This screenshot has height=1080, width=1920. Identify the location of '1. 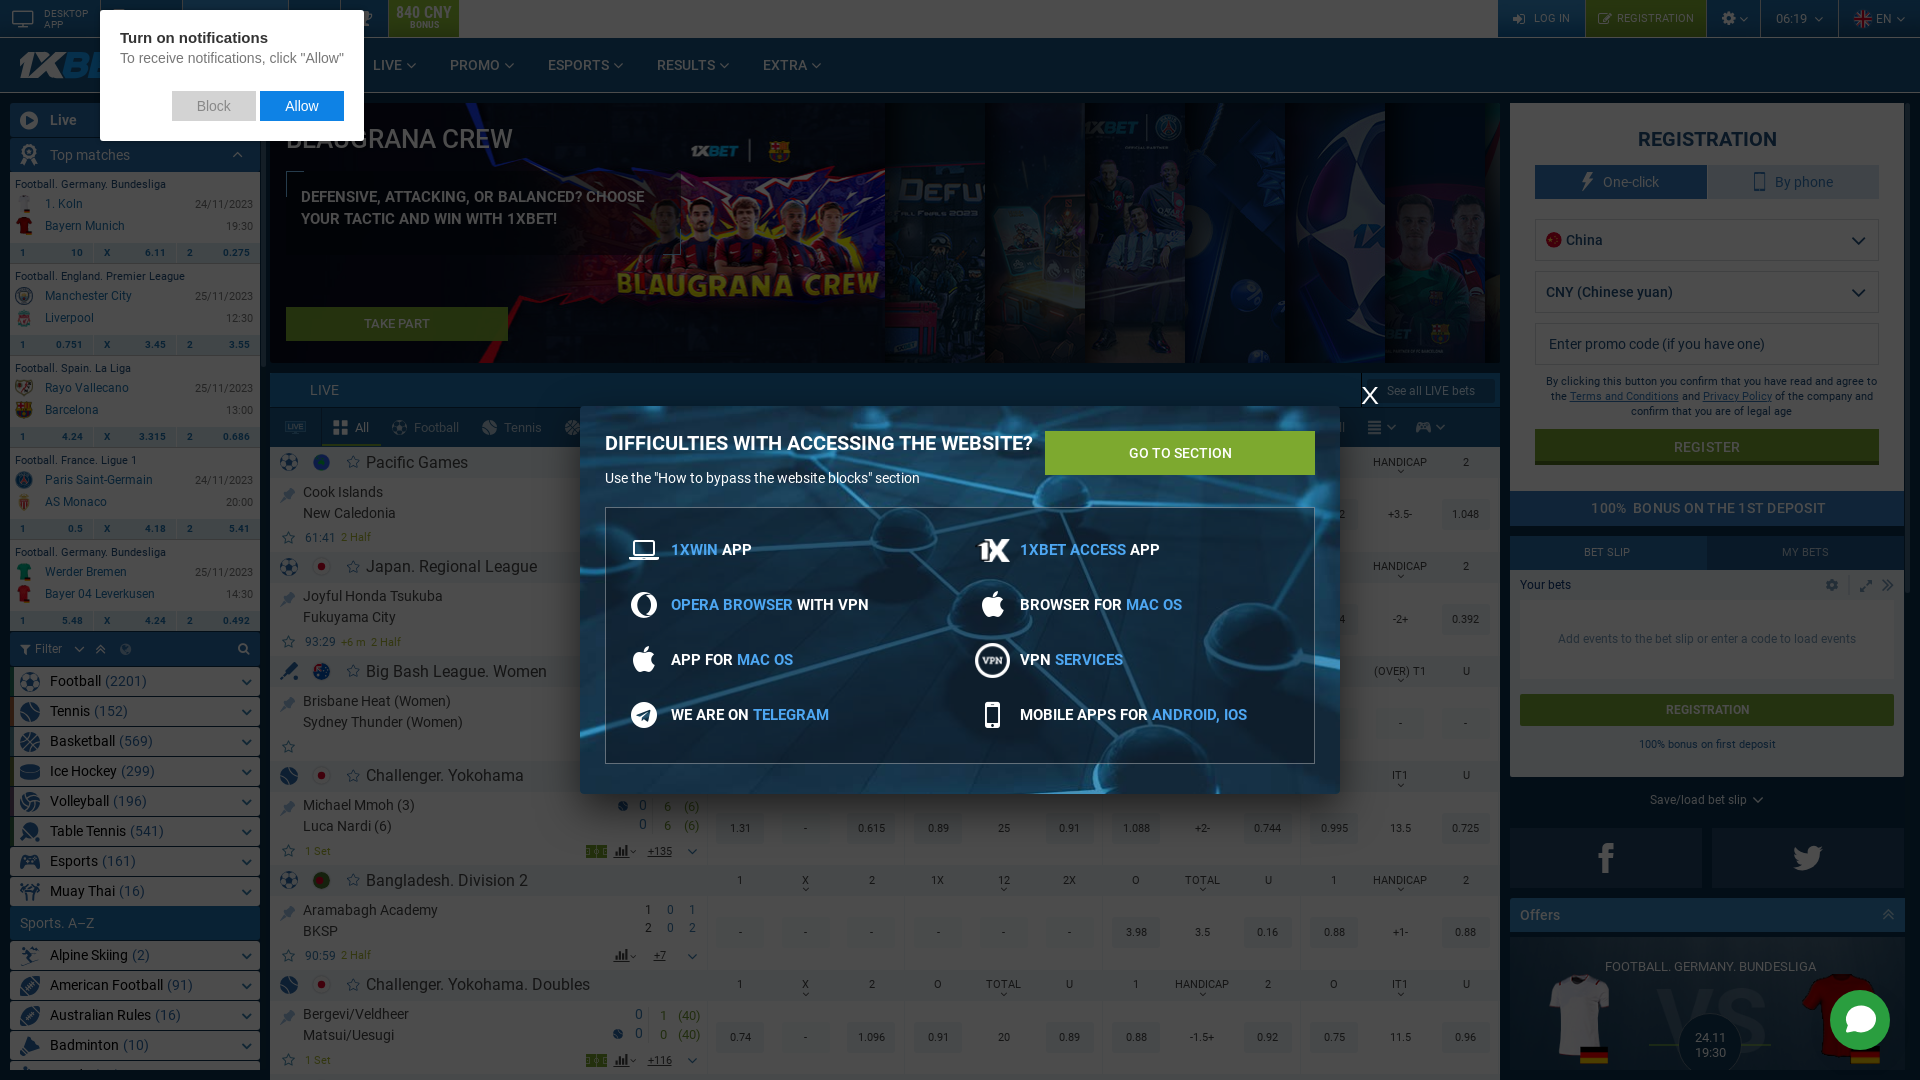
(51, 343).